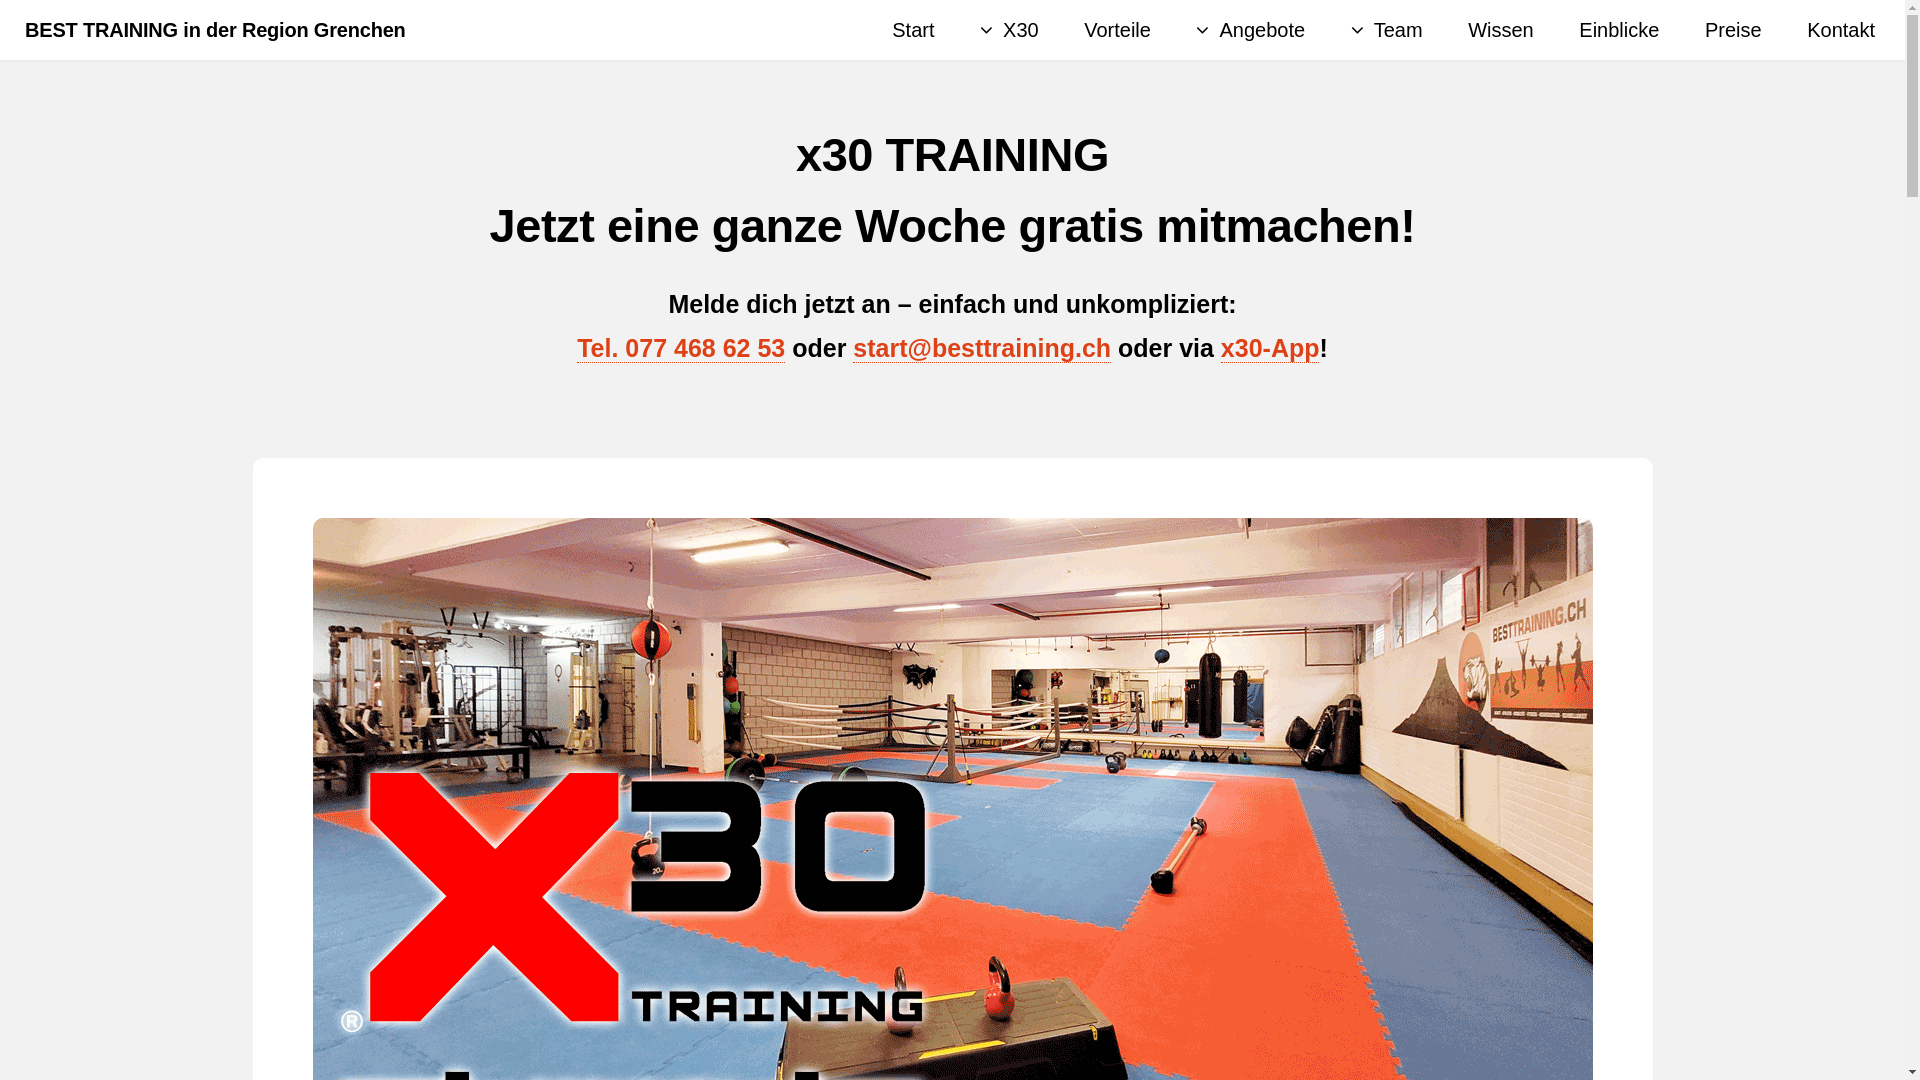 Image resolution: width=1920 pixels, height=1080 pixels. I want to click on 'Angebote', so click(1249, 30).